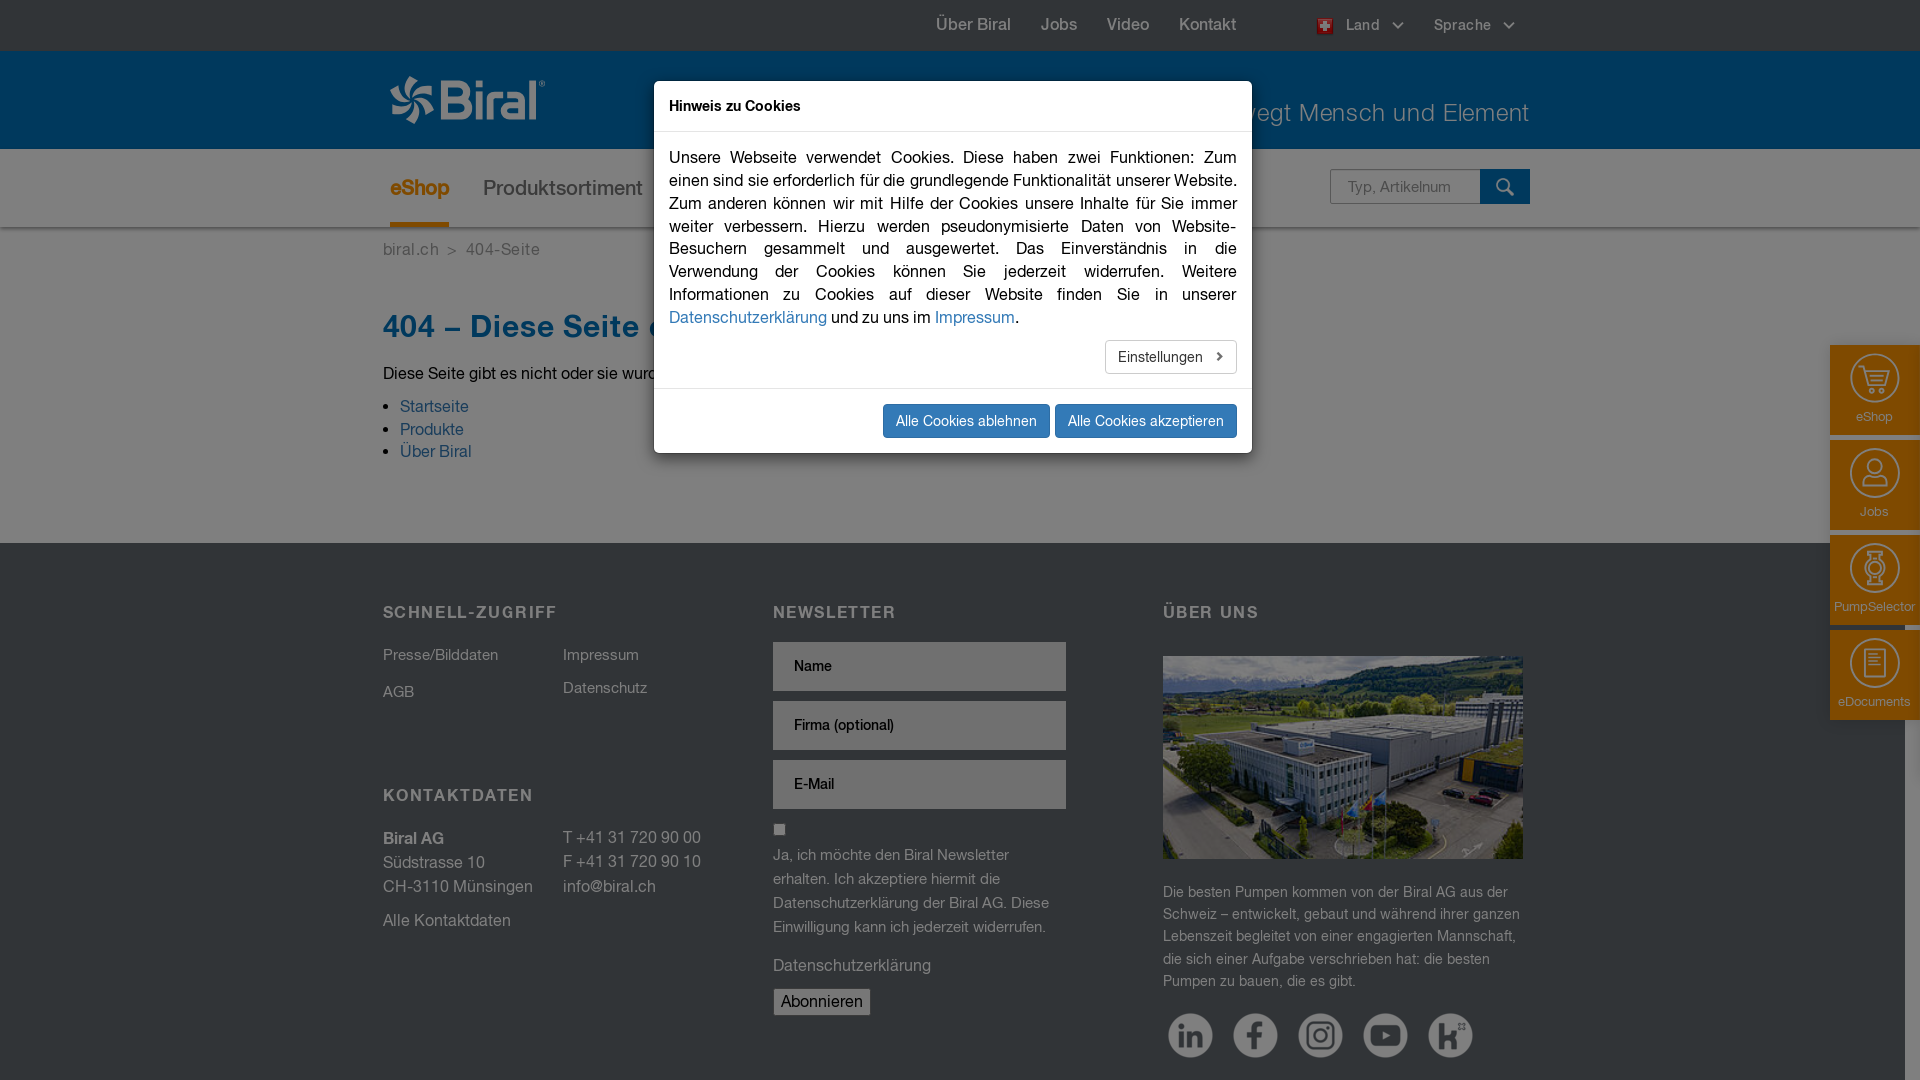  Describe the element at coordinates (603, 686) in the screenshot. I see `'Datenschutz'` at that location.